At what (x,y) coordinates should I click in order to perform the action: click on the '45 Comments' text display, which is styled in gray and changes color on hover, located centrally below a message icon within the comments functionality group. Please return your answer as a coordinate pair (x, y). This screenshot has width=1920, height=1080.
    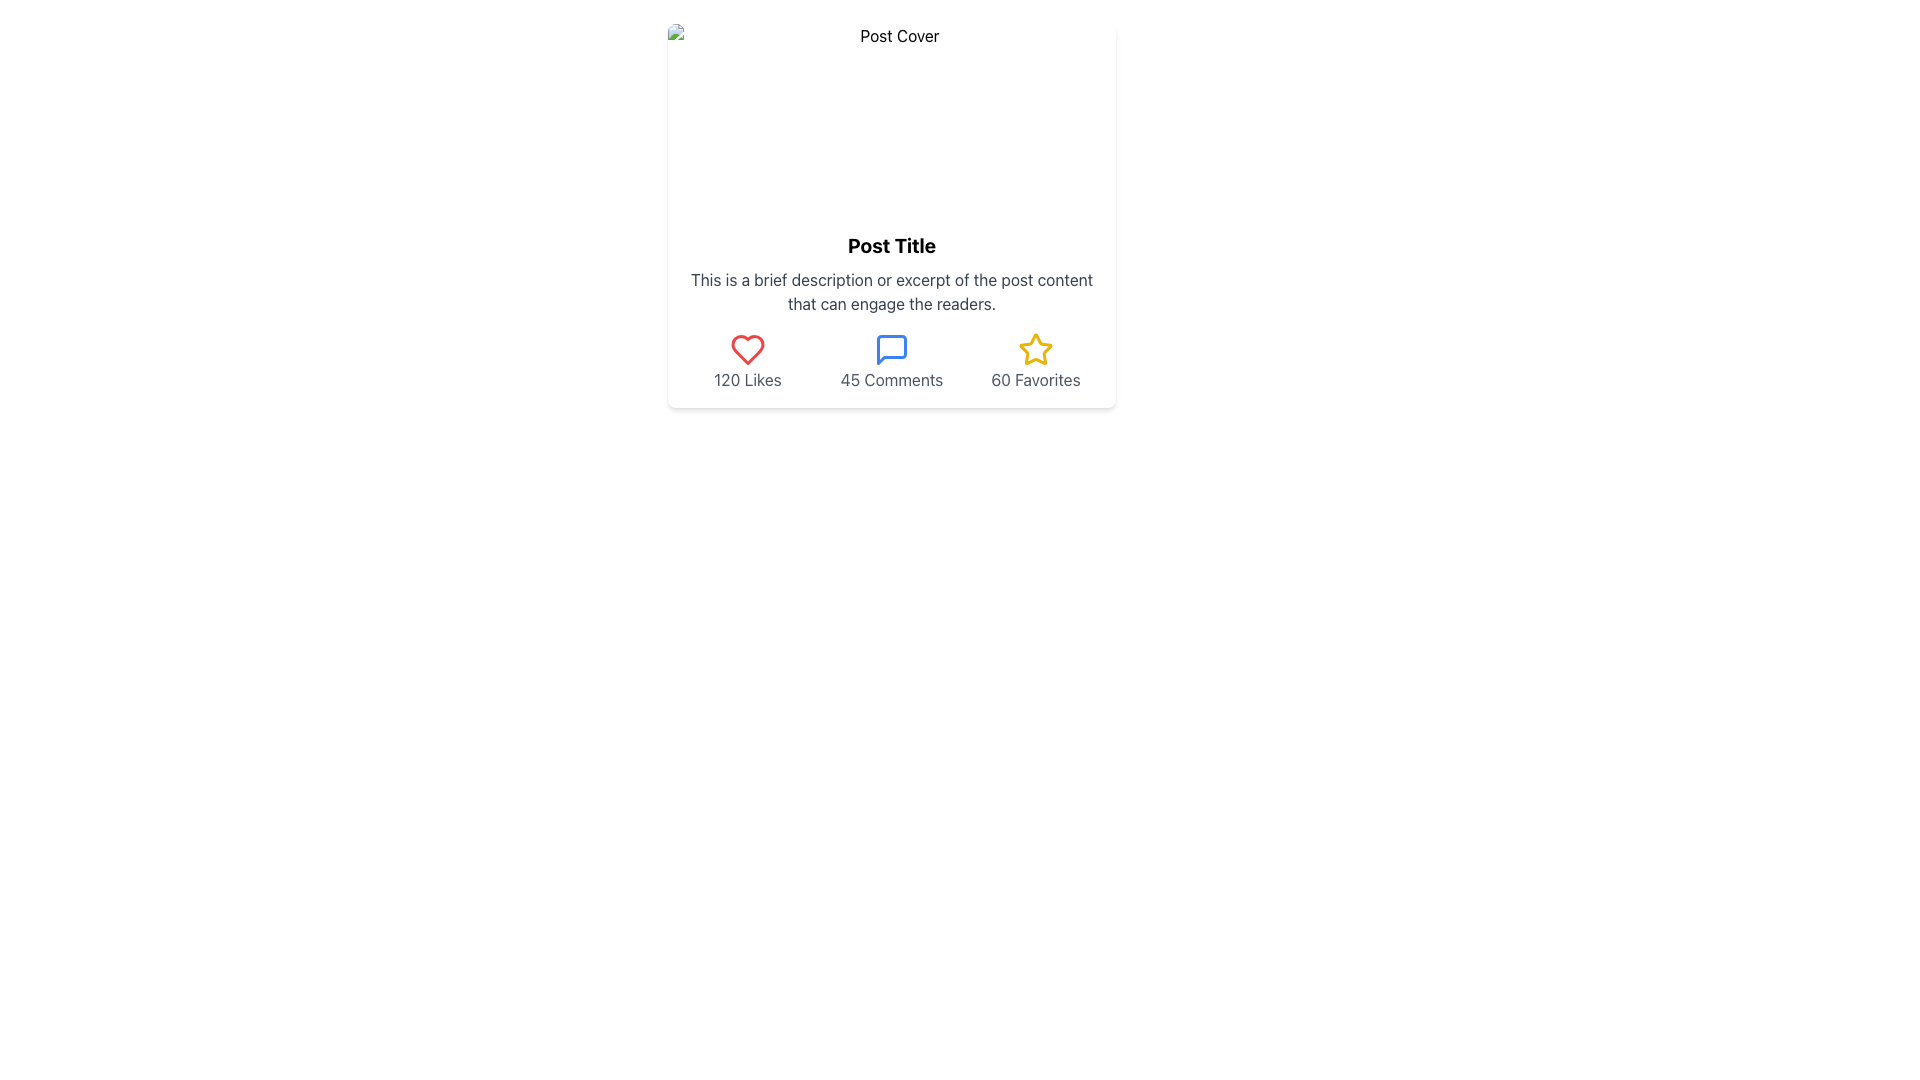
    Looking at the image, I should click on (891, 380).